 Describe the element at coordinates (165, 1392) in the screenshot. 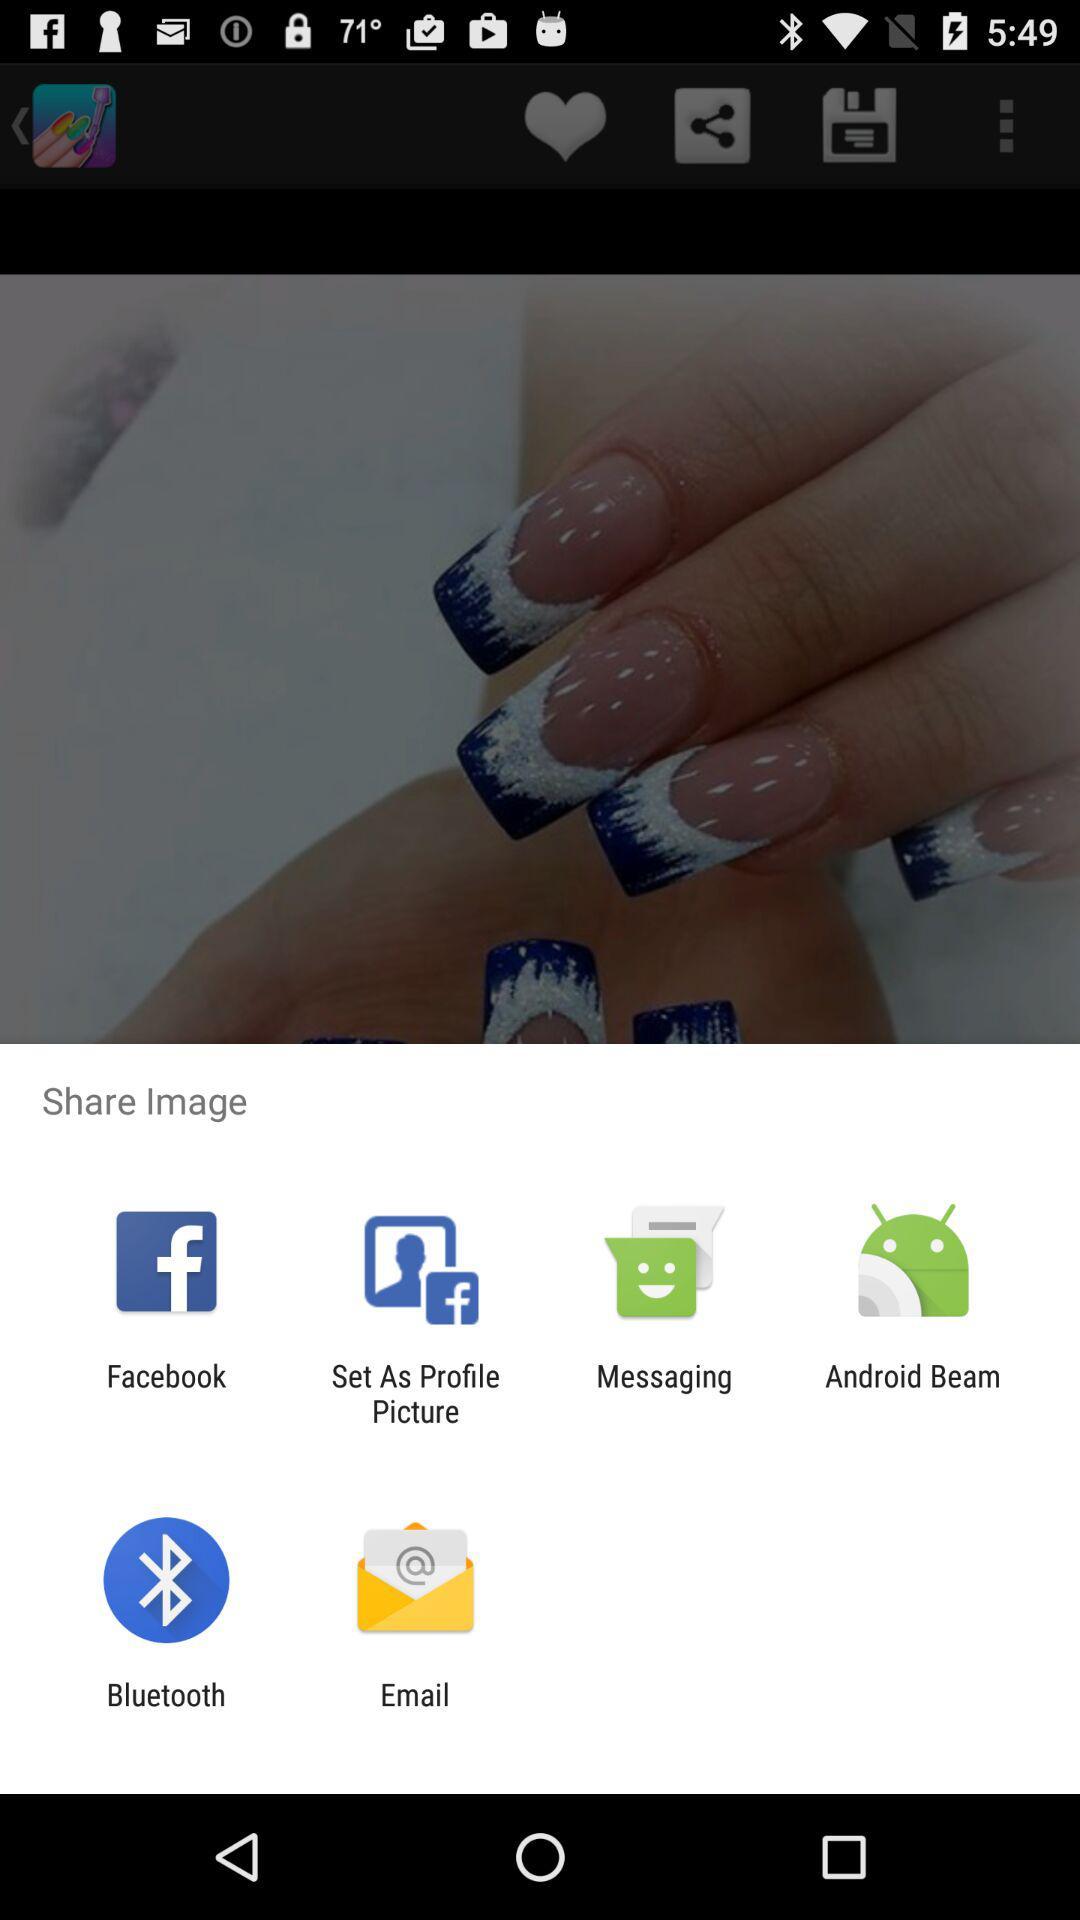

I see `facebook icon` at that location.